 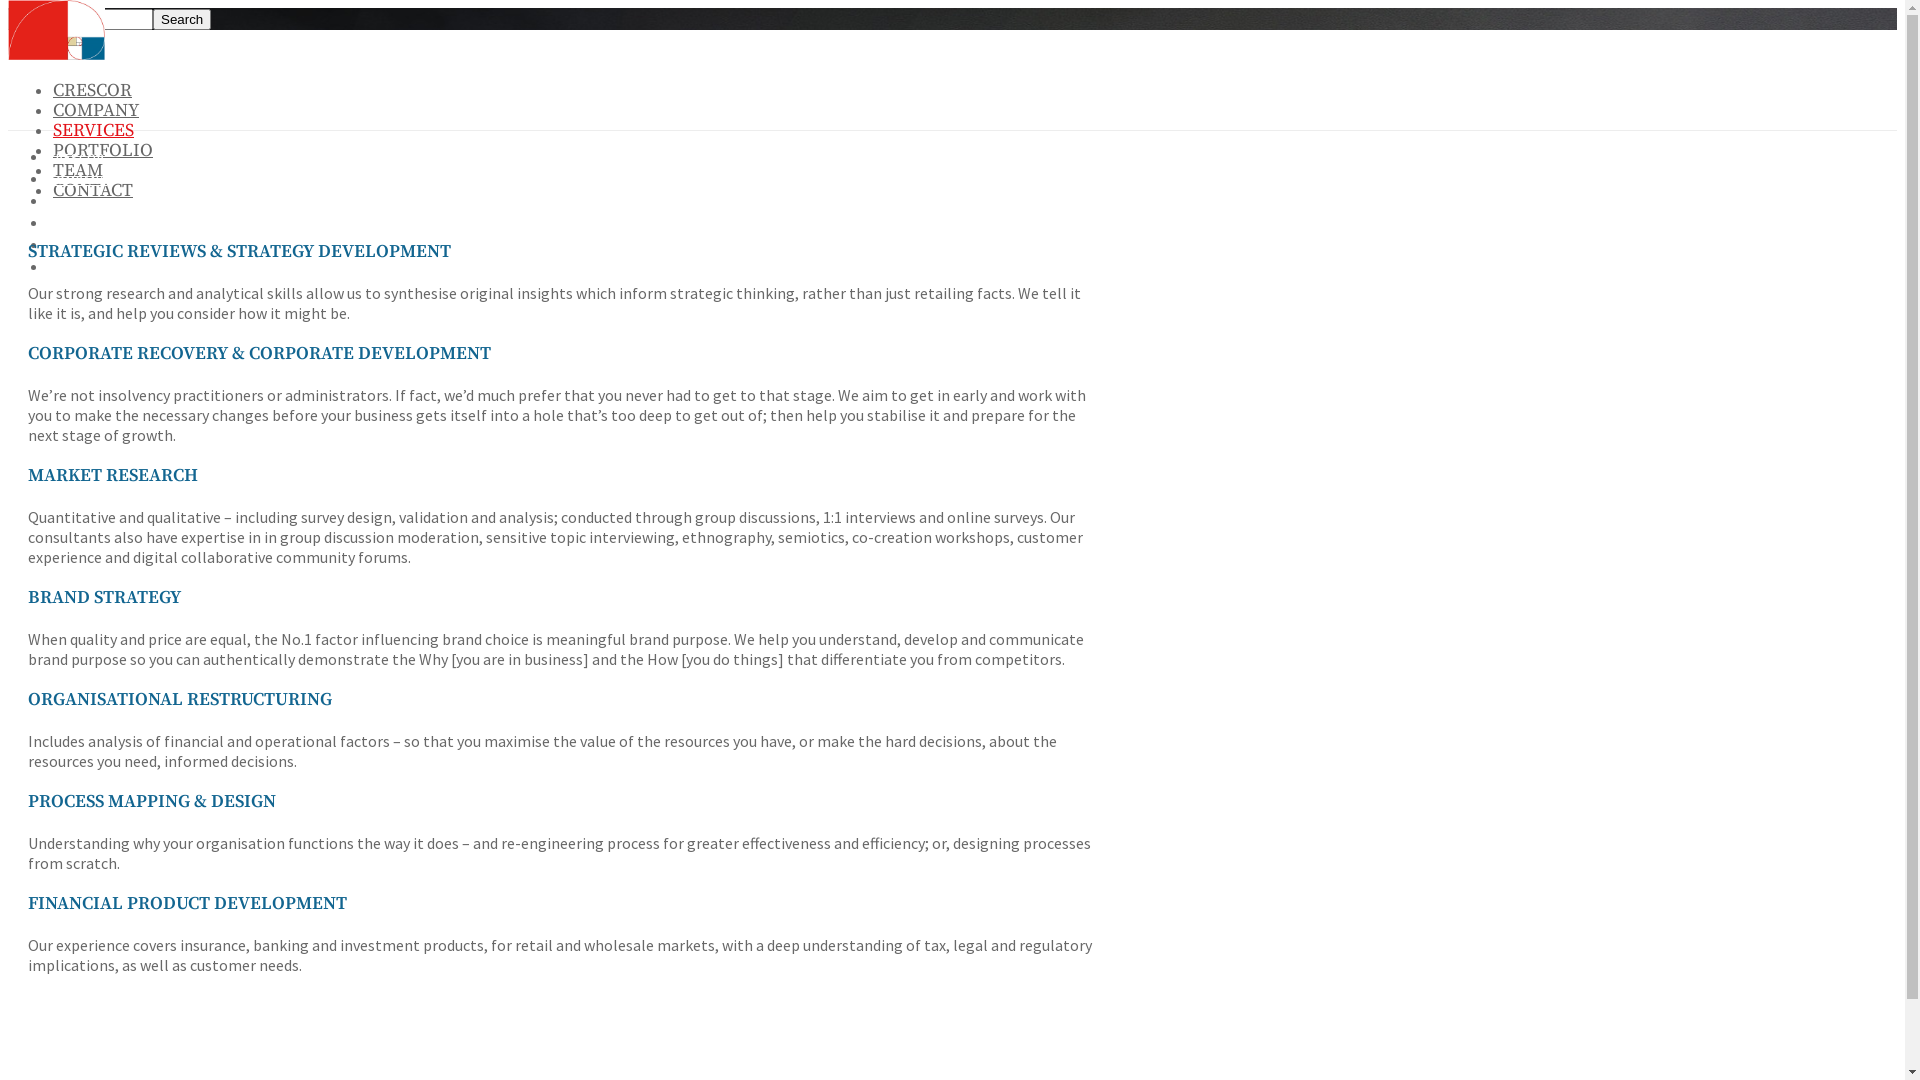 What do you see at coordinates (182, 19) in the screenshot?
I see `'Search'` at bounding box center [182, 19].